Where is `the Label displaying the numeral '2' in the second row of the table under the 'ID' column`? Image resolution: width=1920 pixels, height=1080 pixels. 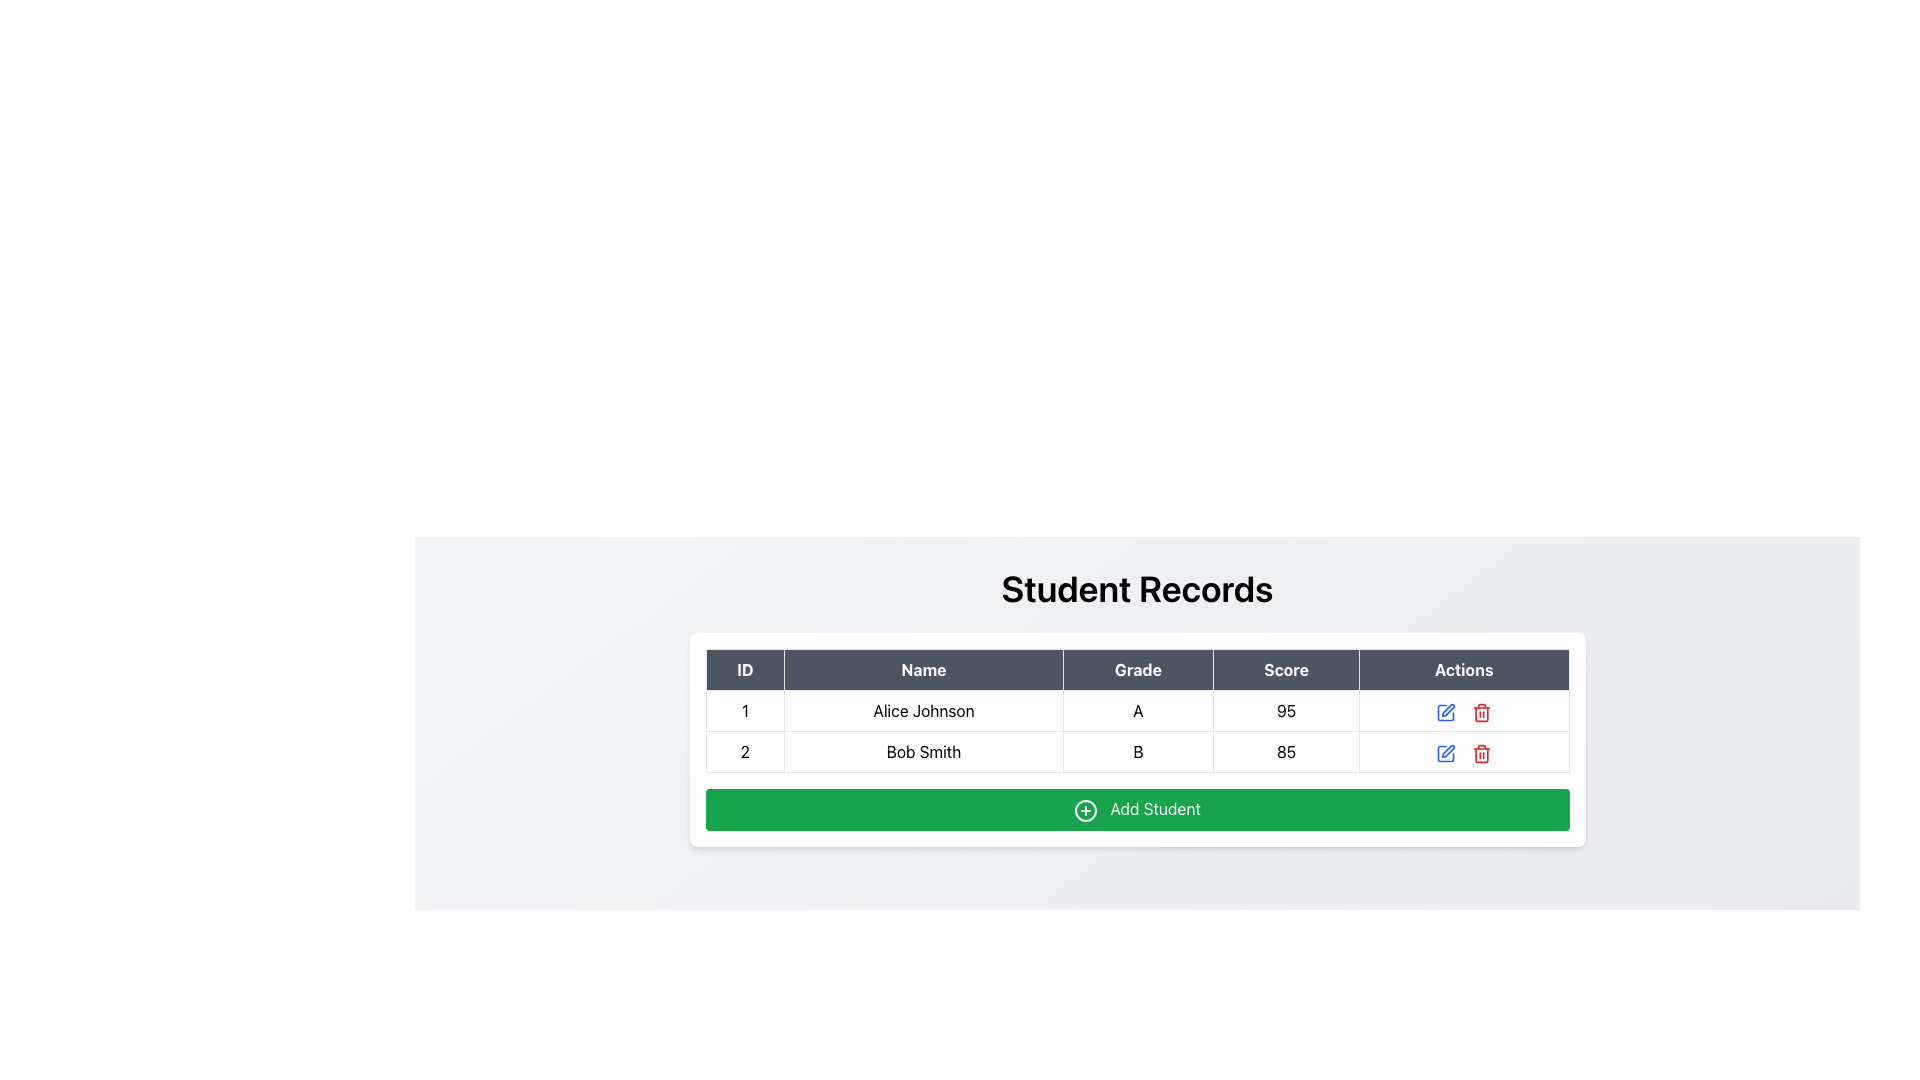 the Label displaying the numeral '2' in the second row of the table under the 'ID' column is located at coordinates (744, 752).